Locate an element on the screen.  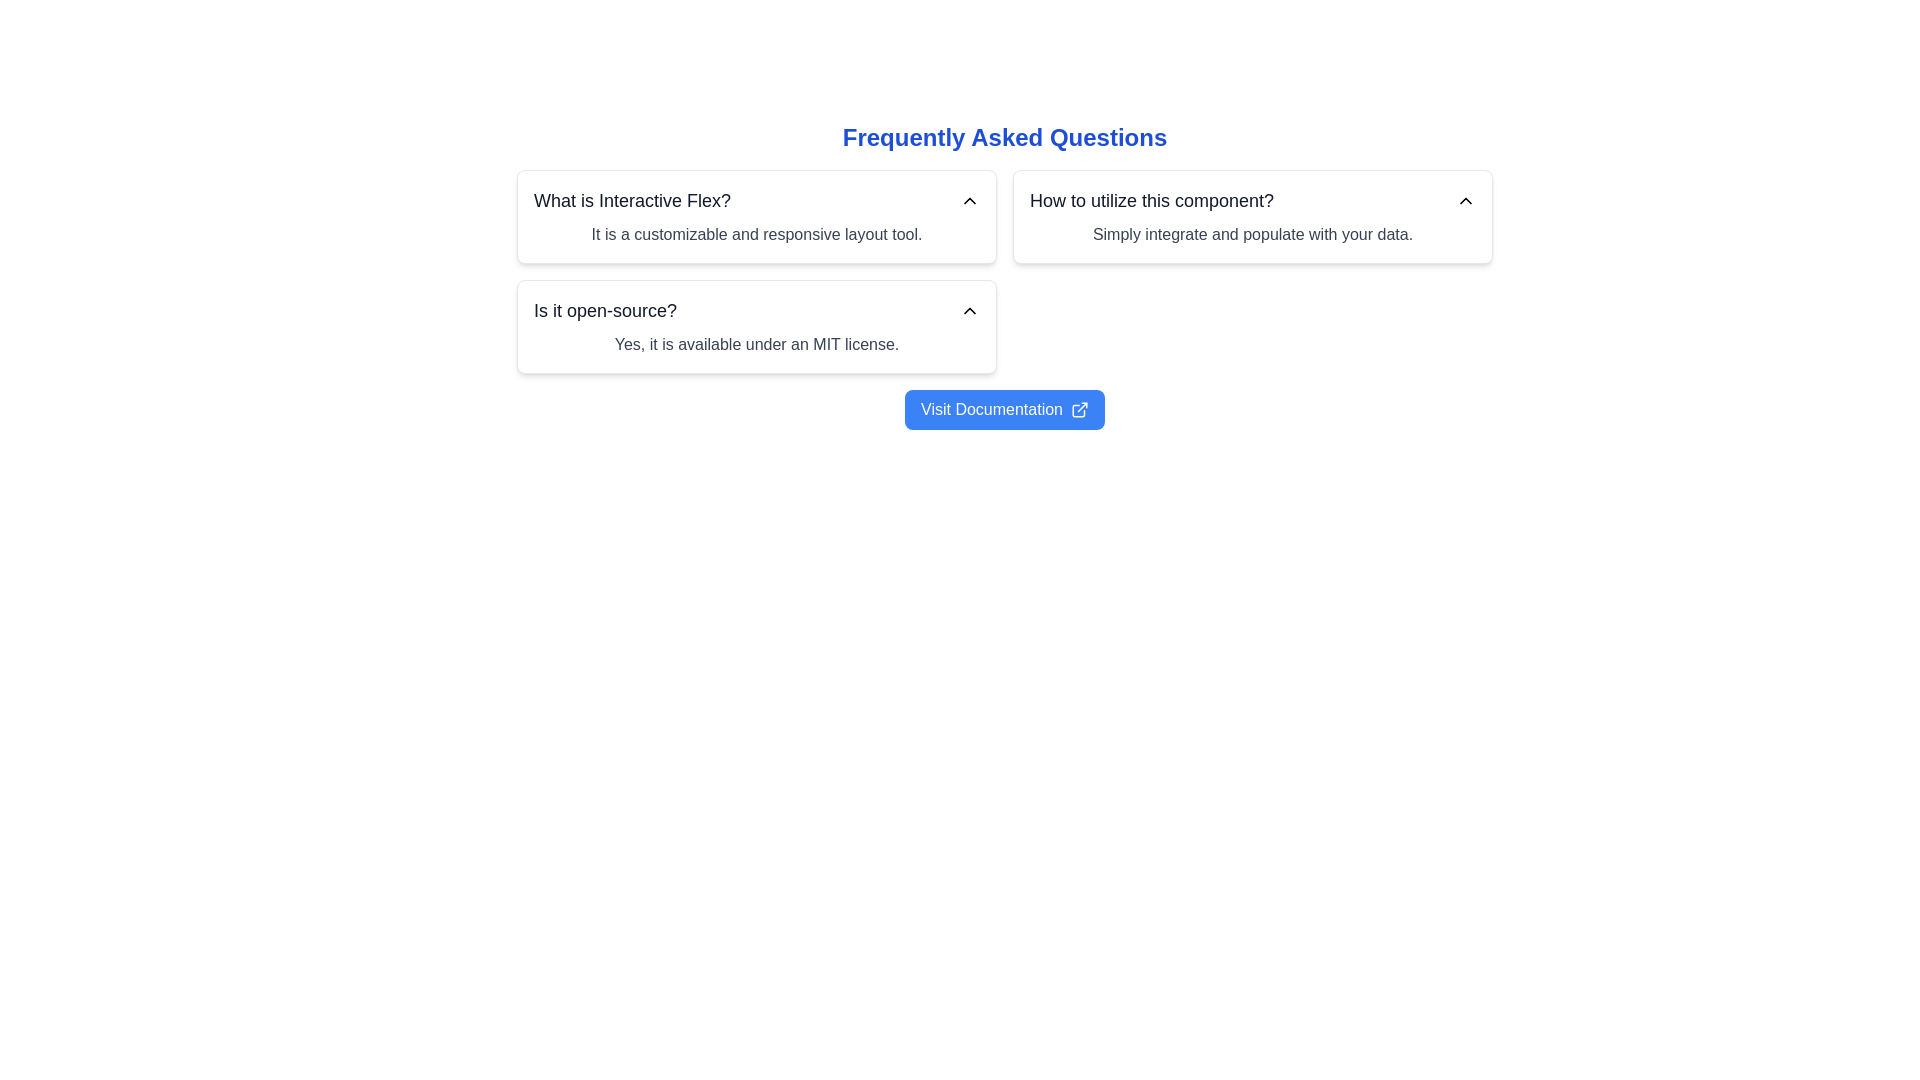
the rectangular button with a vibrant blue background labeled 'Visit Documentation' is located at coordinates (1004, 408).